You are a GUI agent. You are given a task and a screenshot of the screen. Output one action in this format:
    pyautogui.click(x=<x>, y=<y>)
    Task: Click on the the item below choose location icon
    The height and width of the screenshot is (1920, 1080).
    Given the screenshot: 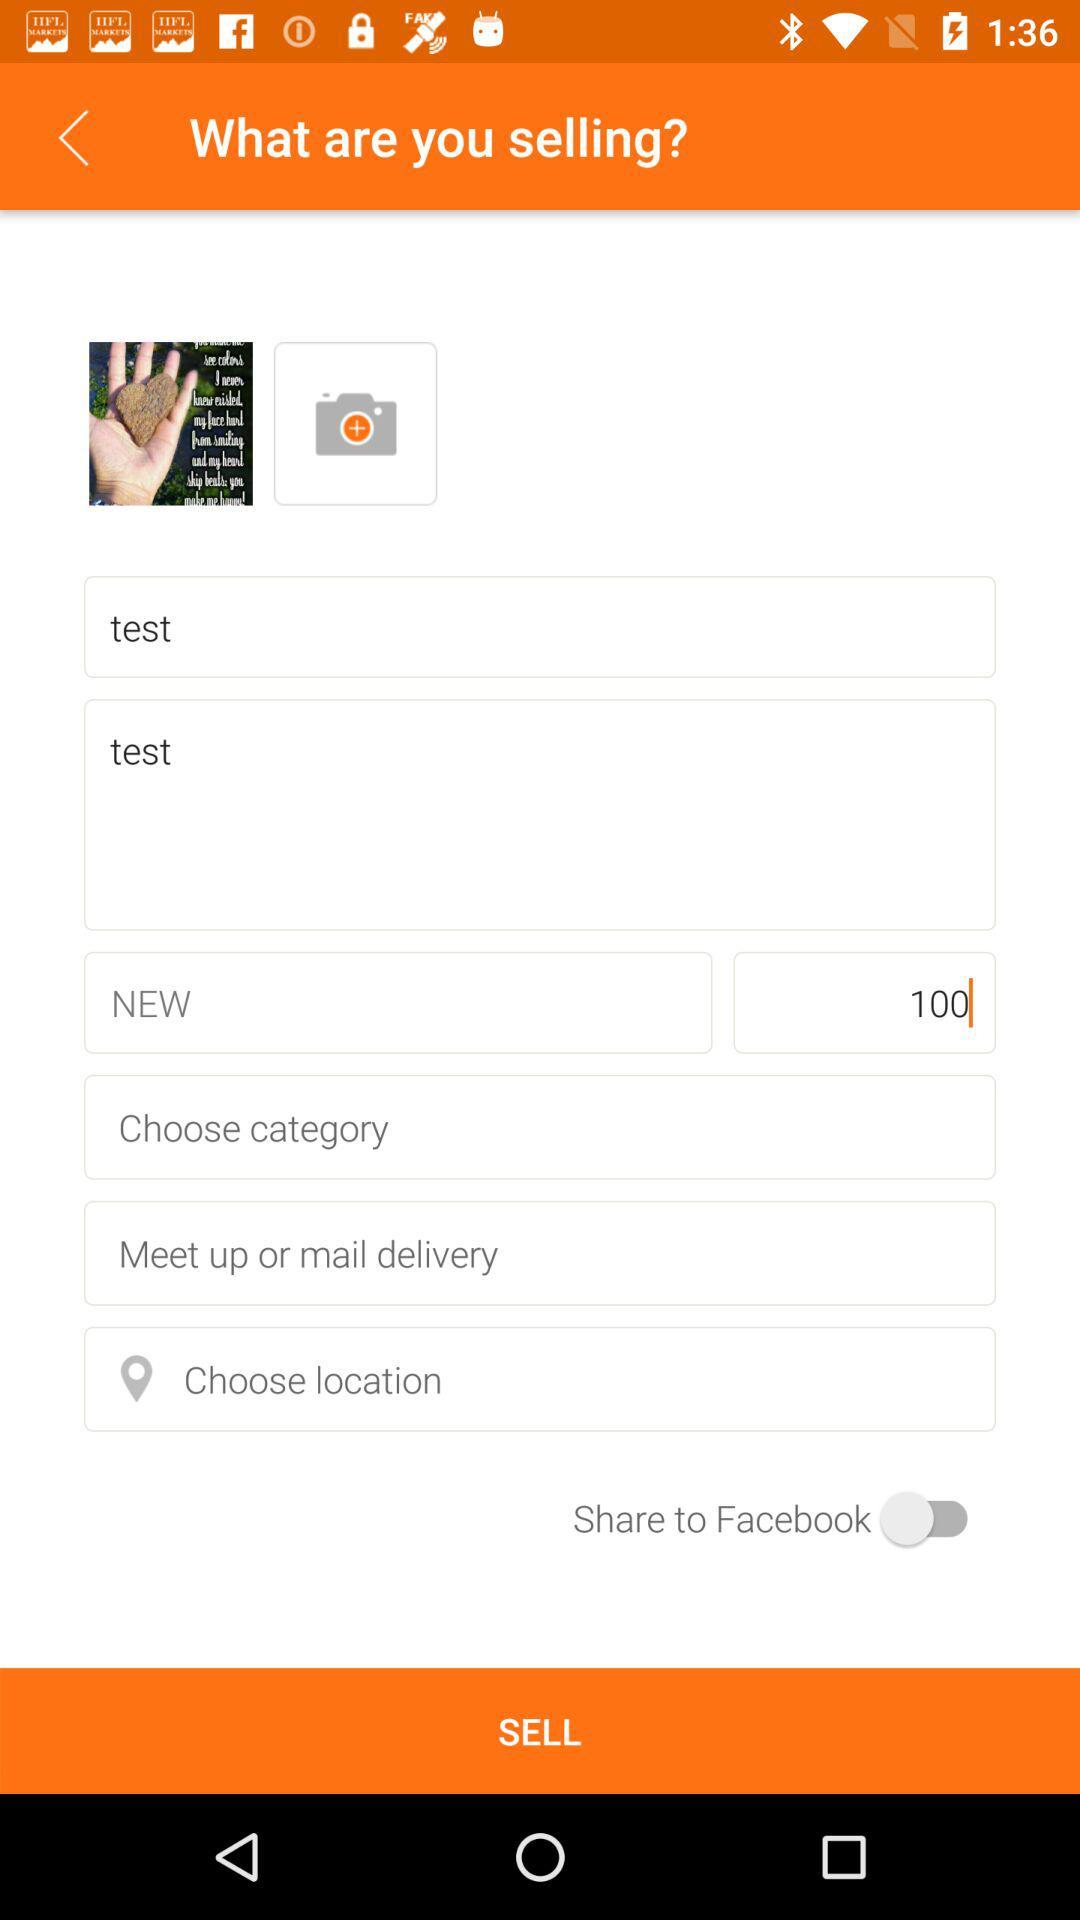 What is the action you would take?
    pyautogui.click(x=783, y=1518)
    